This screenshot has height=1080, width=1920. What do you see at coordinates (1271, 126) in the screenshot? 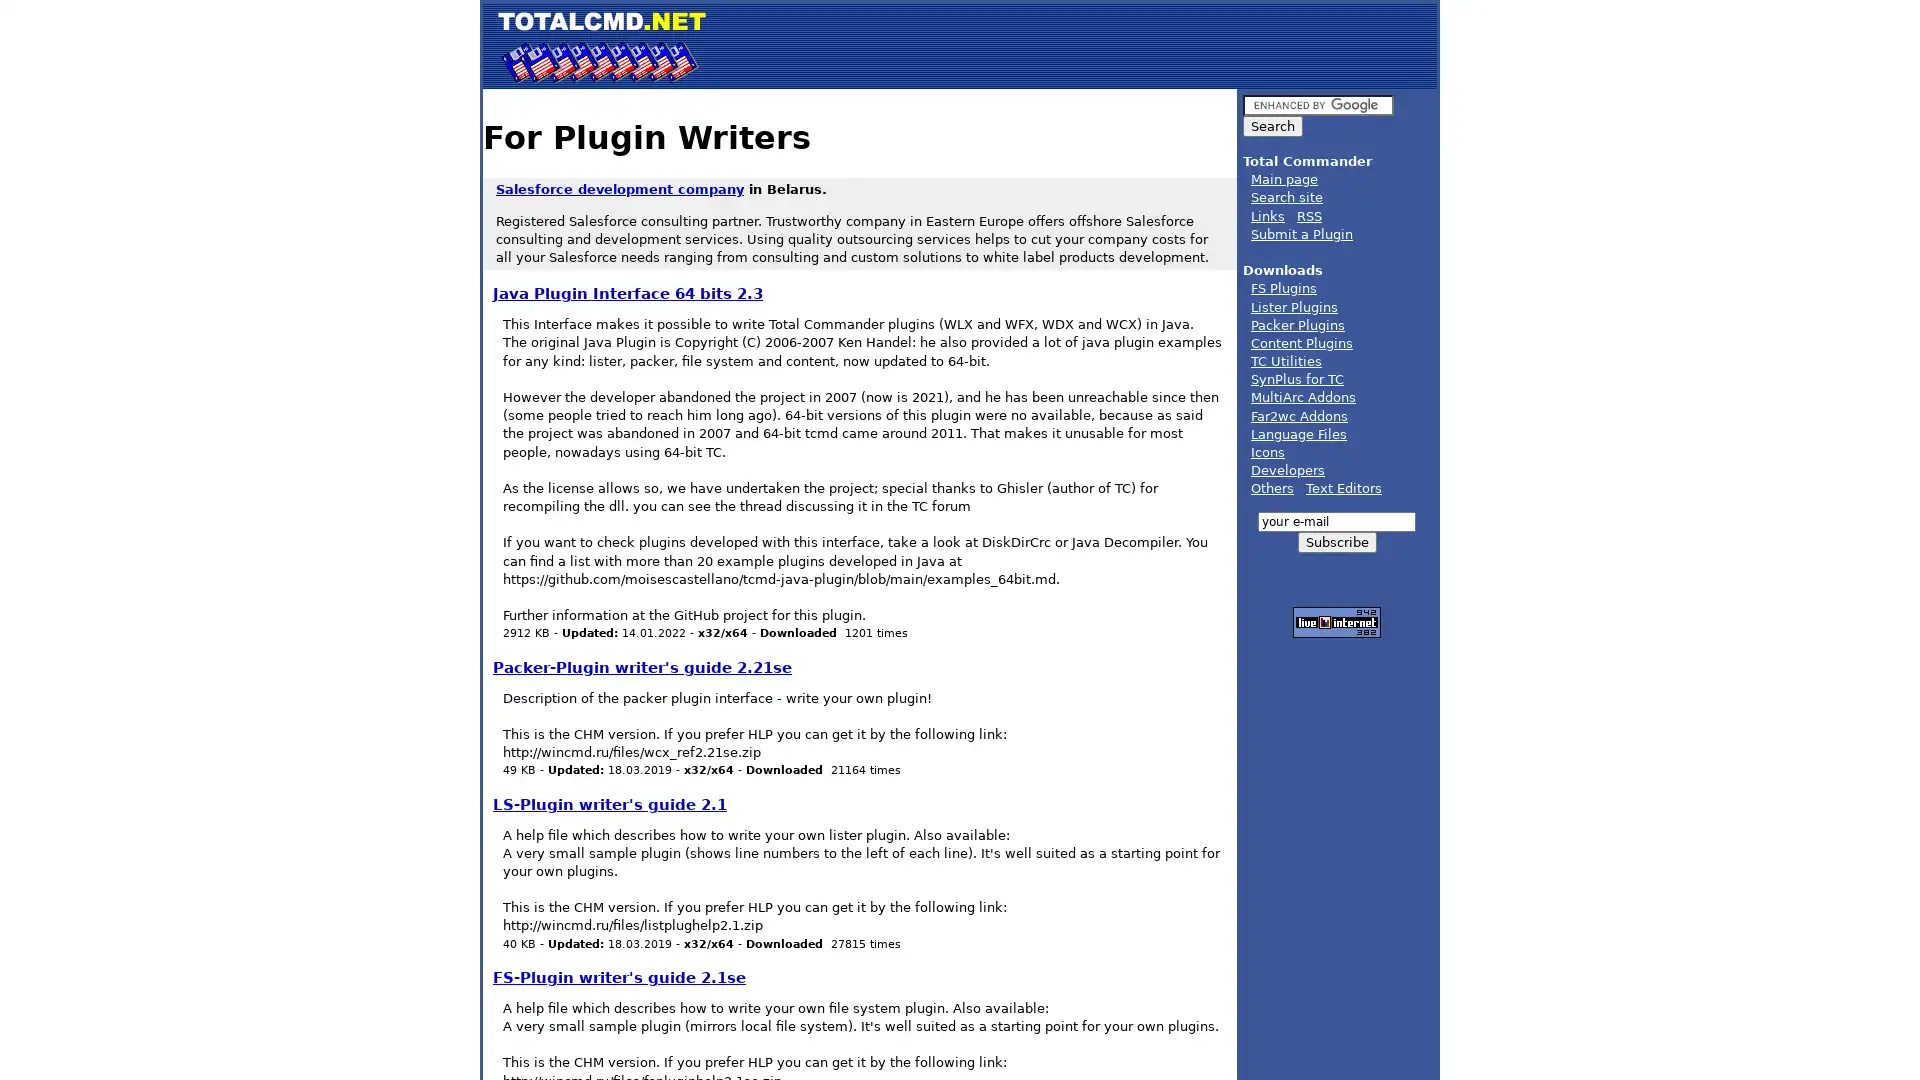
I see `Search` at bounding box center [1271, 126].